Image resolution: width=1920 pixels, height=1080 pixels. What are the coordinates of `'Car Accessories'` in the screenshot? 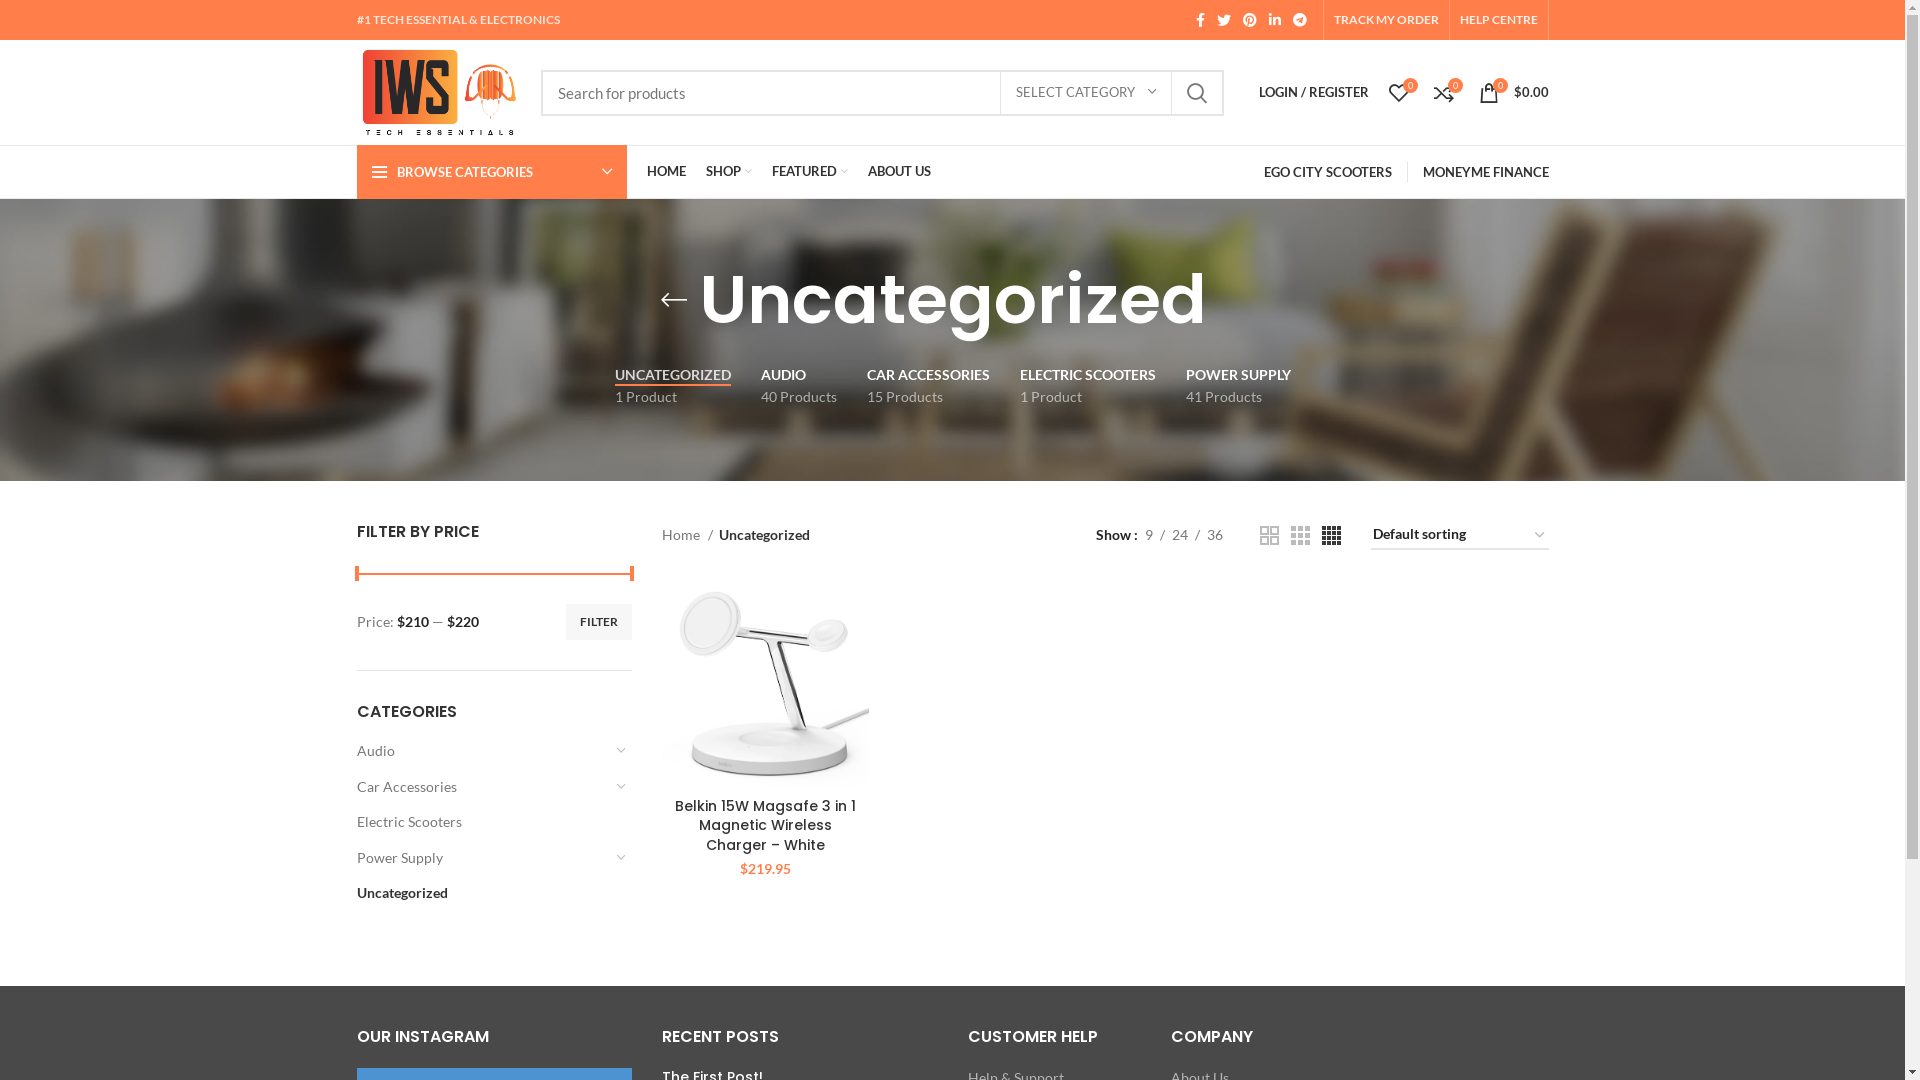 It's located at (481, 785).